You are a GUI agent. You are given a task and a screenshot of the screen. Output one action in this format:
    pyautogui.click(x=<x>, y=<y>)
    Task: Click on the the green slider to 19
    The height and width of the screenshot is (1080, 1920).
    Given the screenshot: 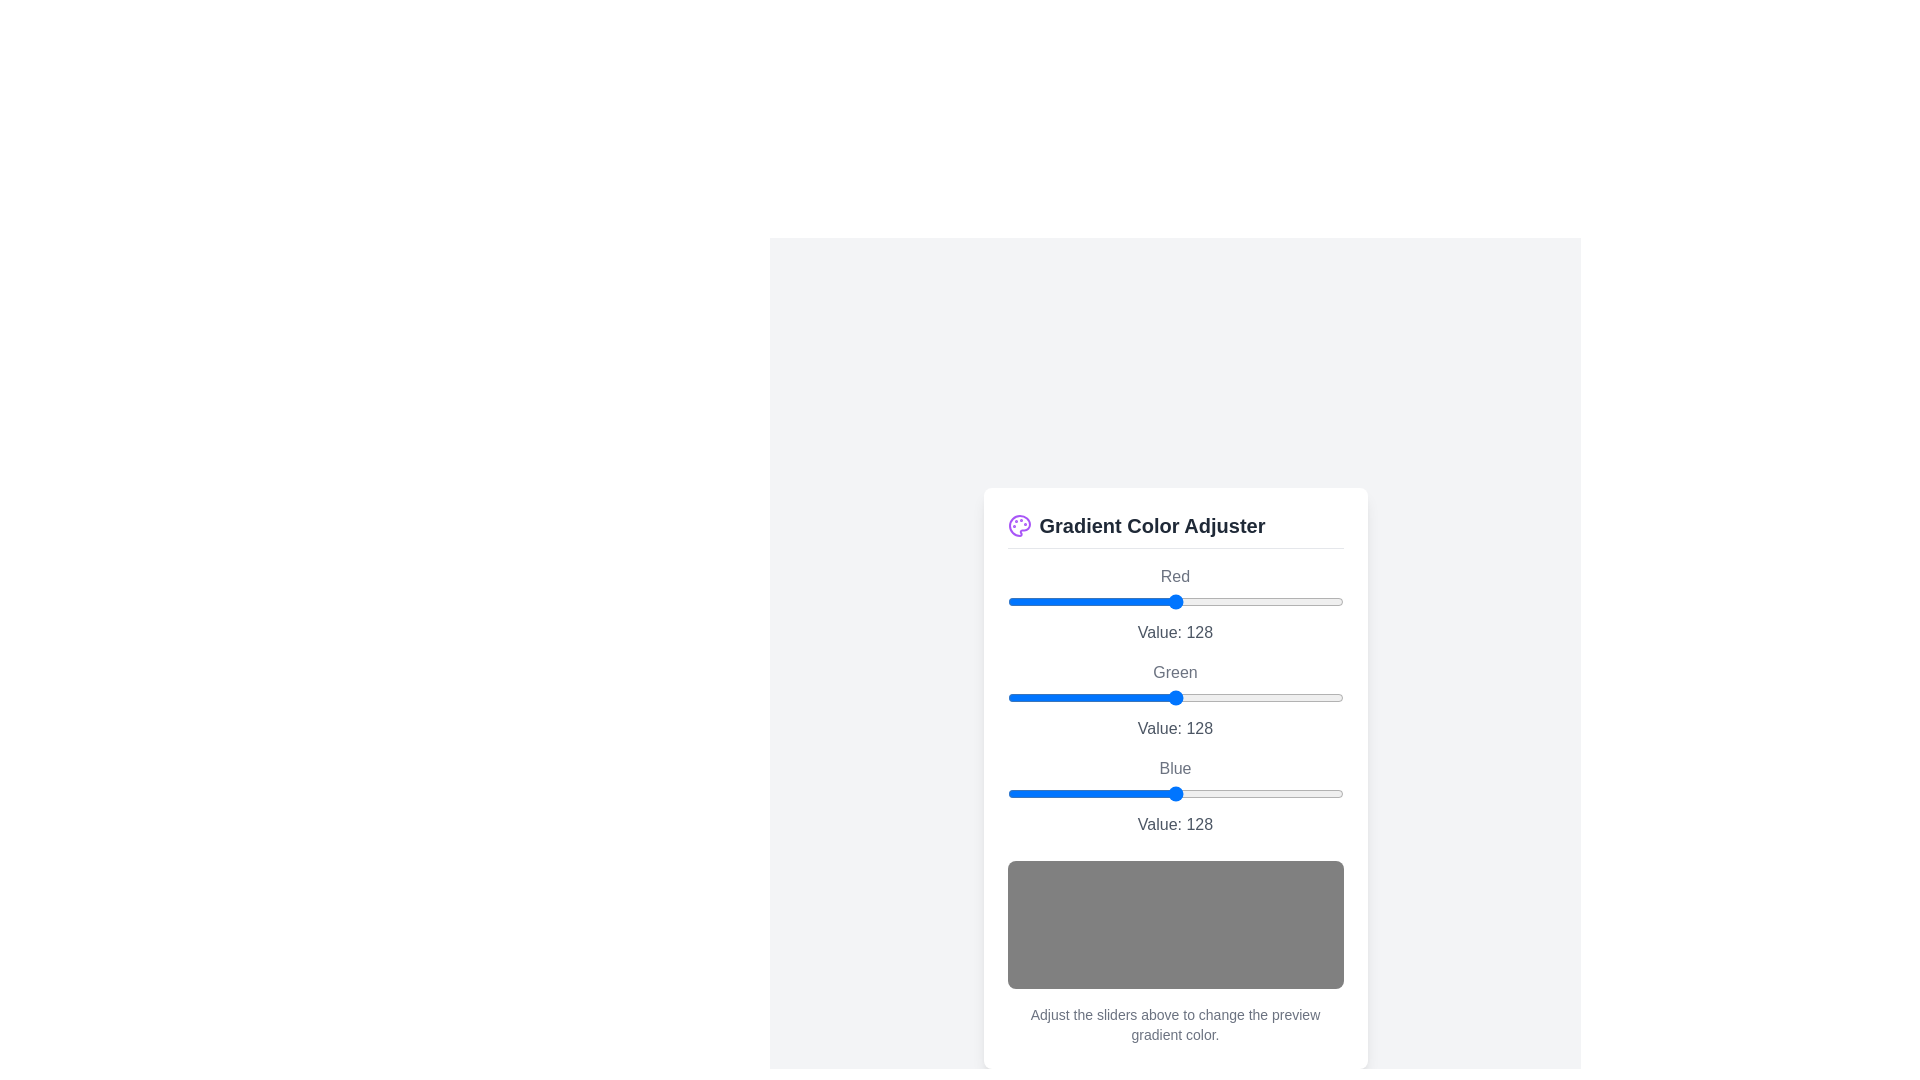 What is the action you would take?
    pyautogui.click(x=1032, y=696)
    